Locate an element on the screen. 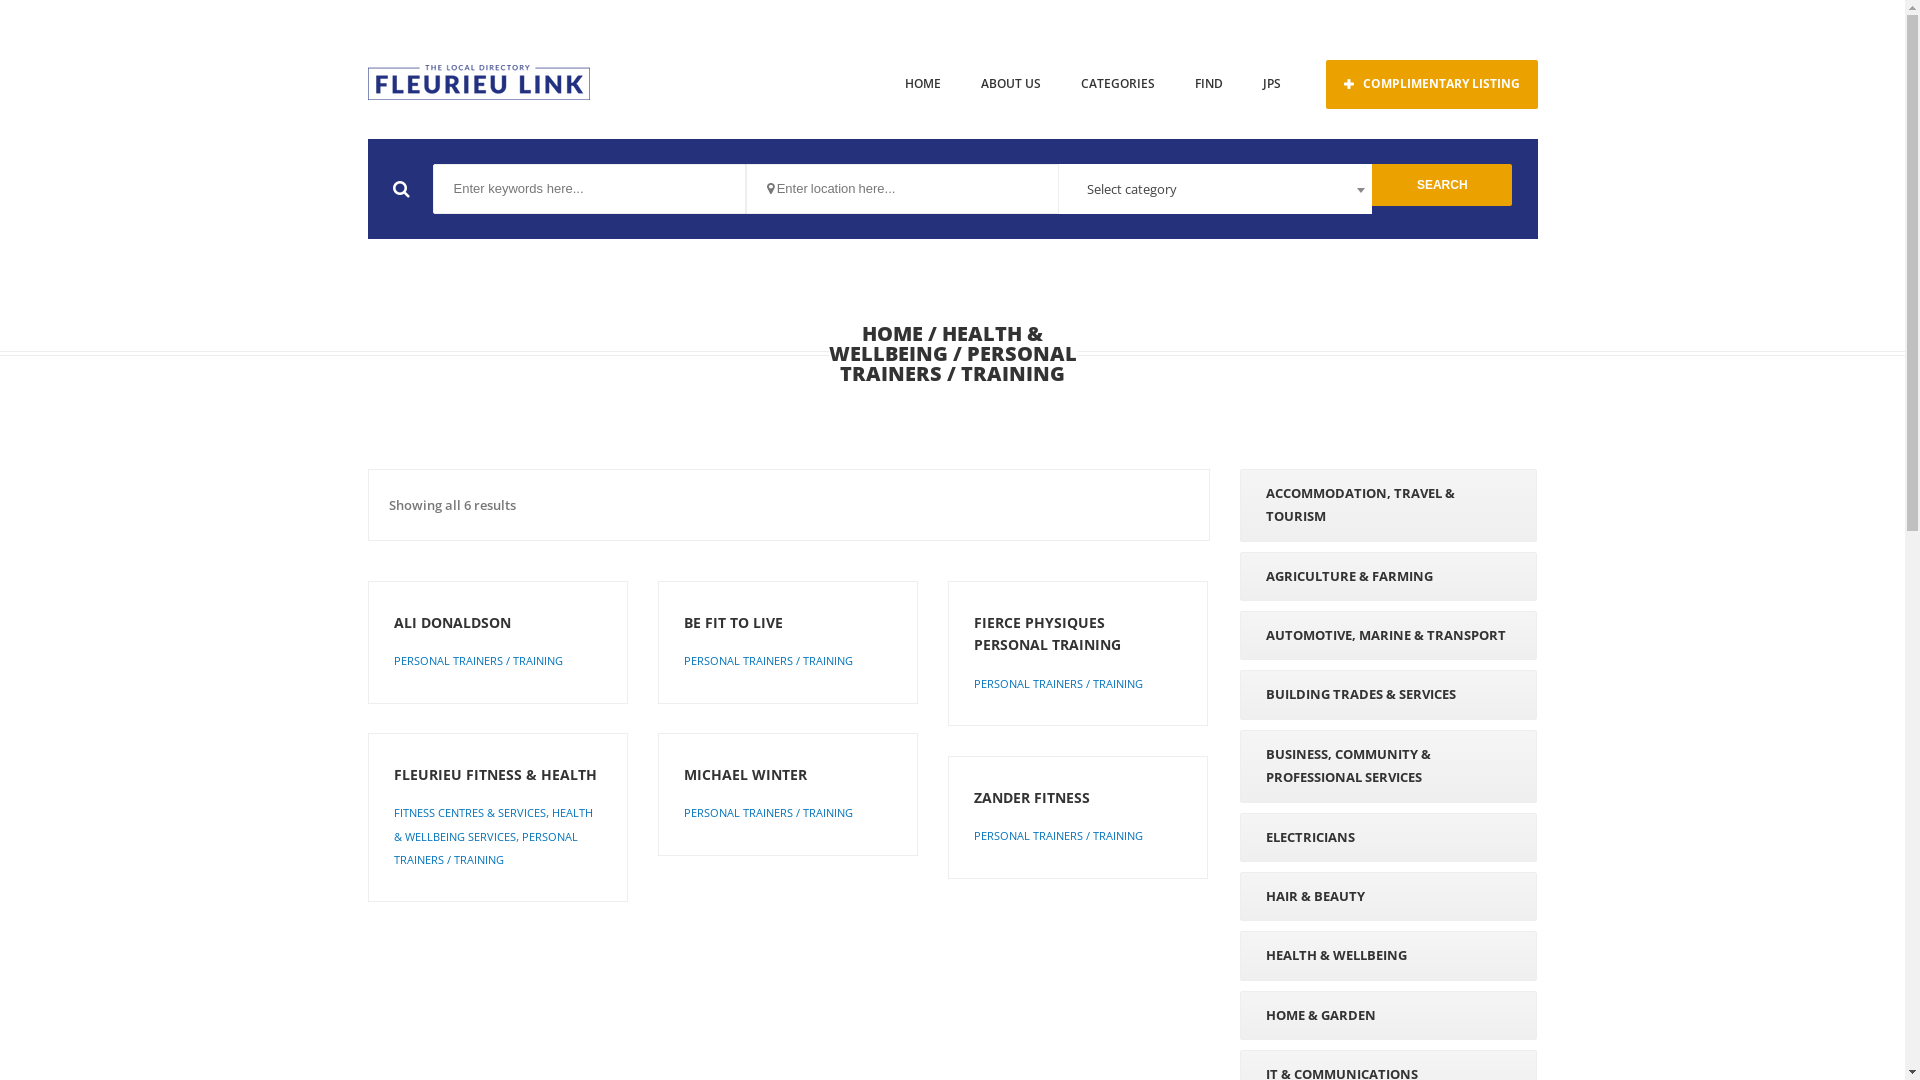  'COMPLIMENTARY LISTING' is located at coordinates (1430, 83).